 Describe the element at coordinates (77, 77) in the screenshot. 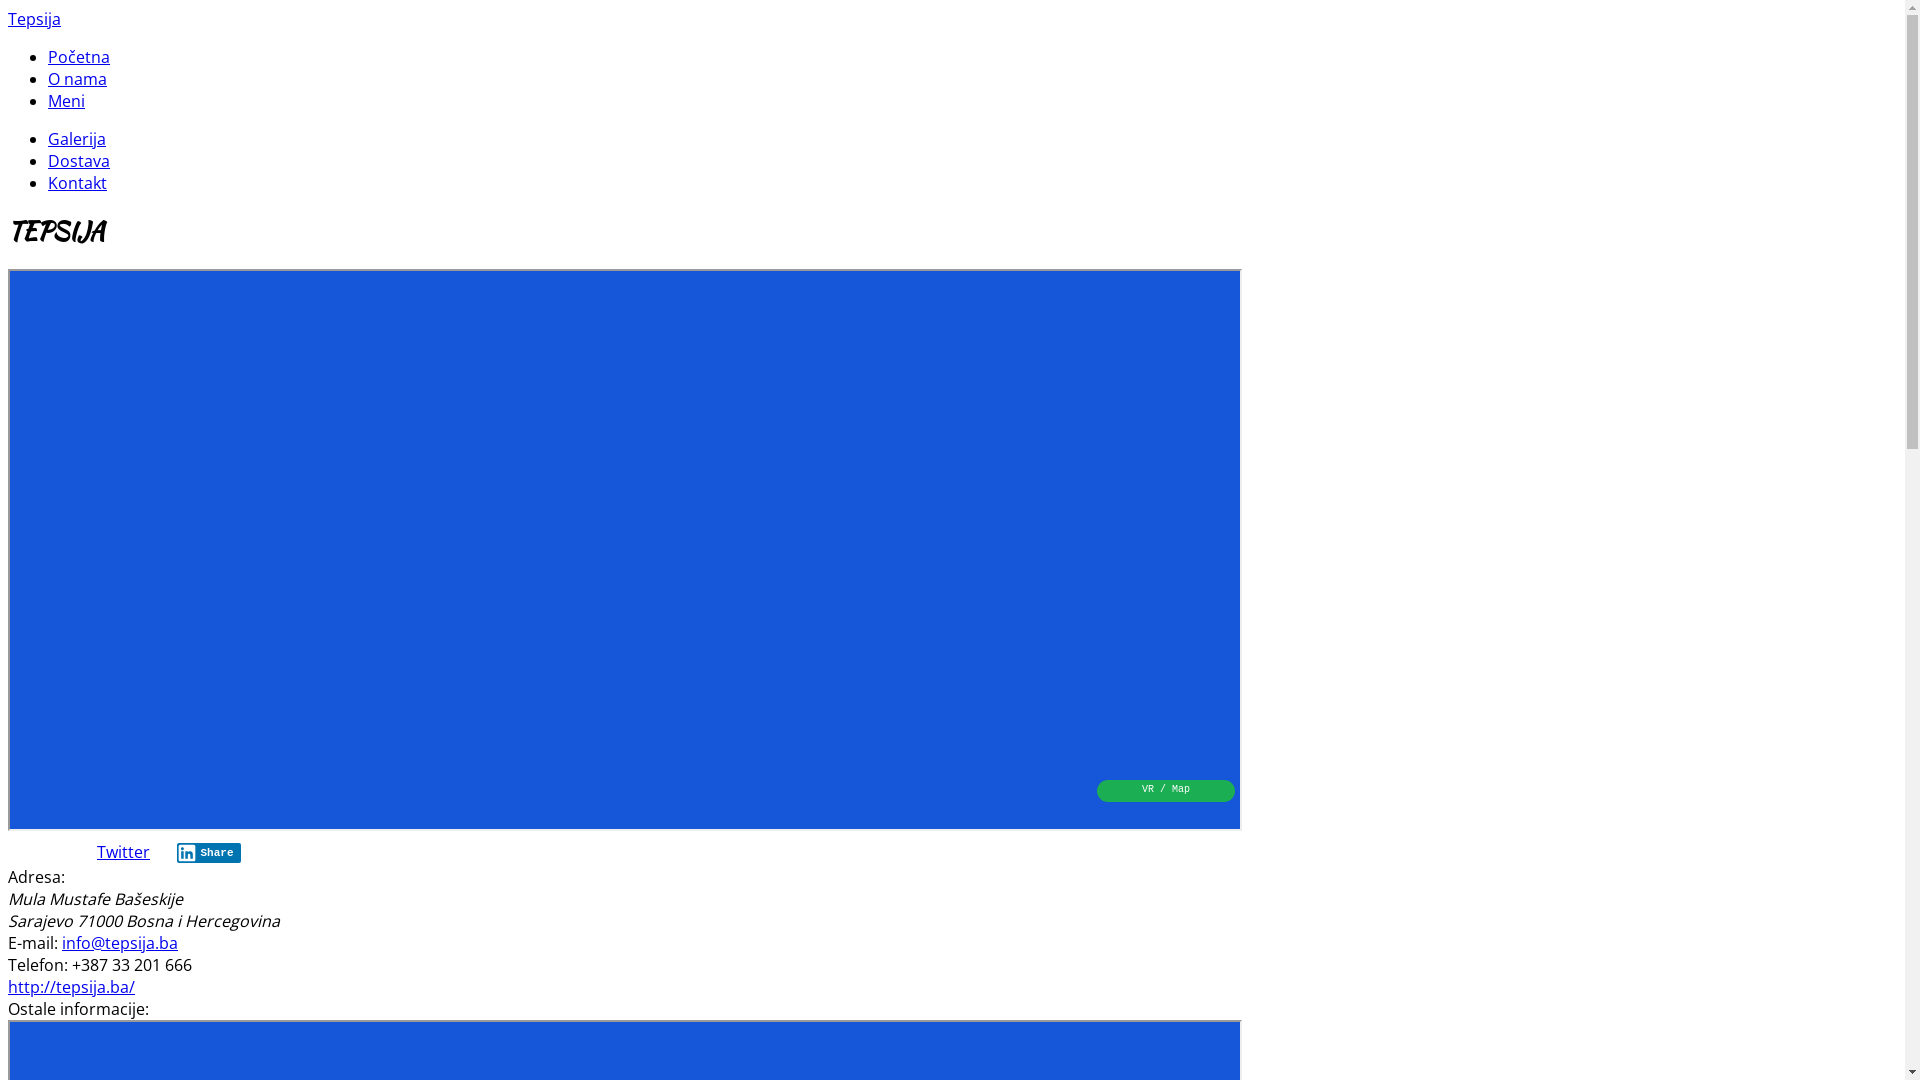

I see `'O nama'` at that location.